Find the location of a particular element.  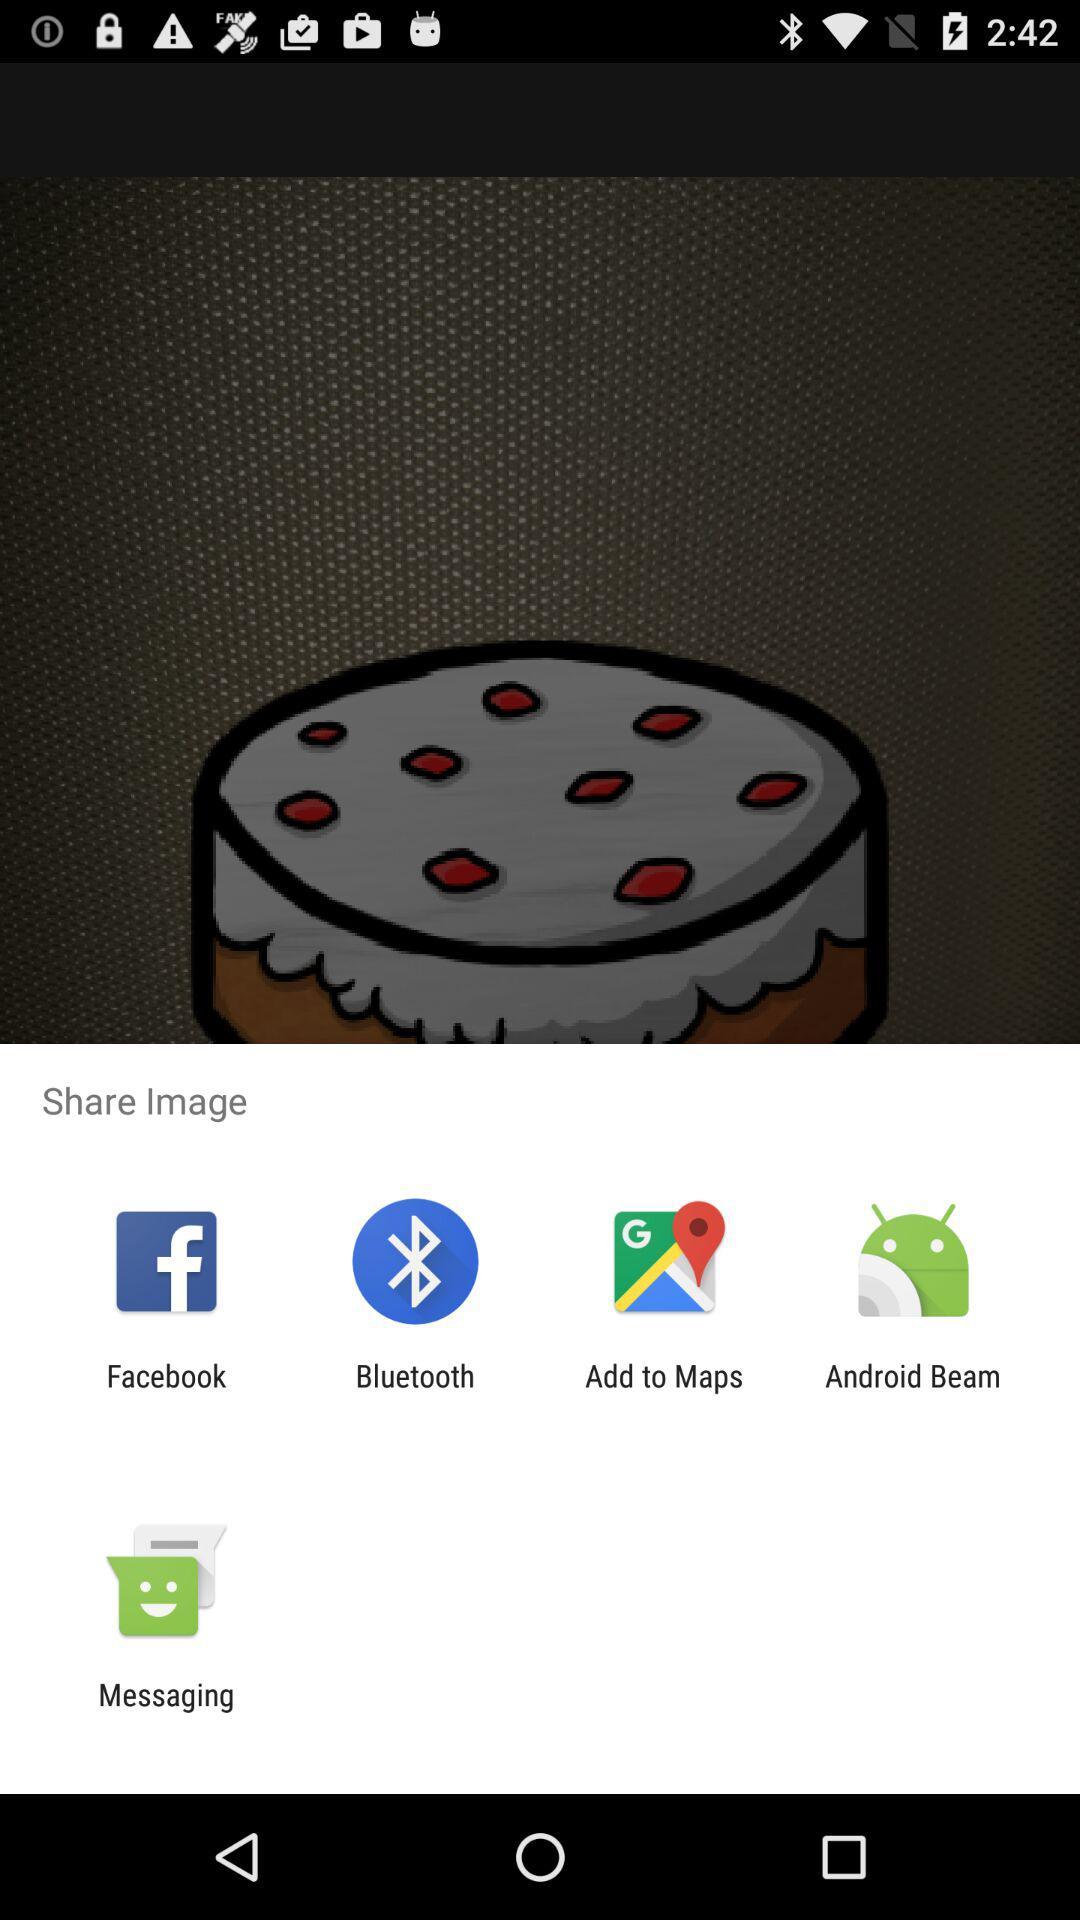

icon at the bottom right corner is located at coordinates (913, 1392).